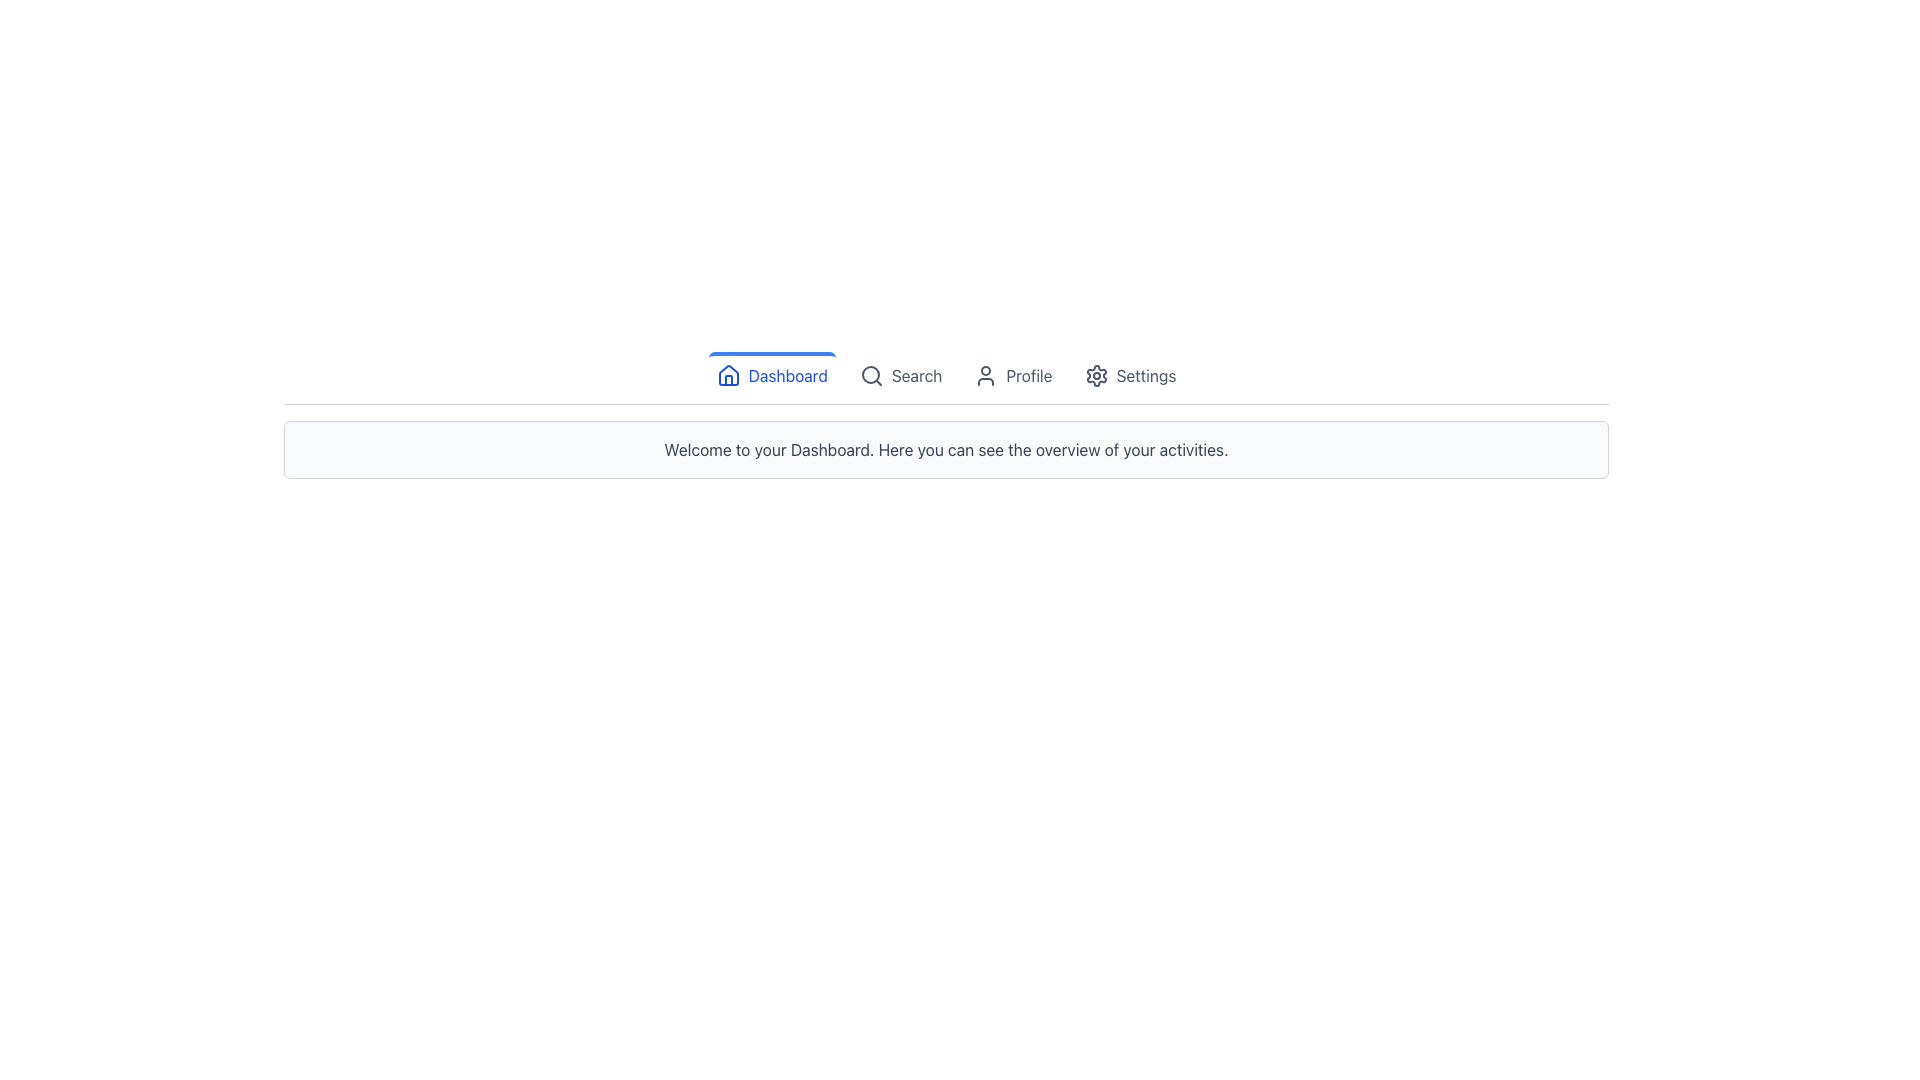  Describe the element at coordinates (900, 374) in the screenshot. I see `the 'Search' button, which features a magnifying glass icon and is located in the navigation bar to the right of 'Dashboard' and to the left of 'Profile'` at that location.